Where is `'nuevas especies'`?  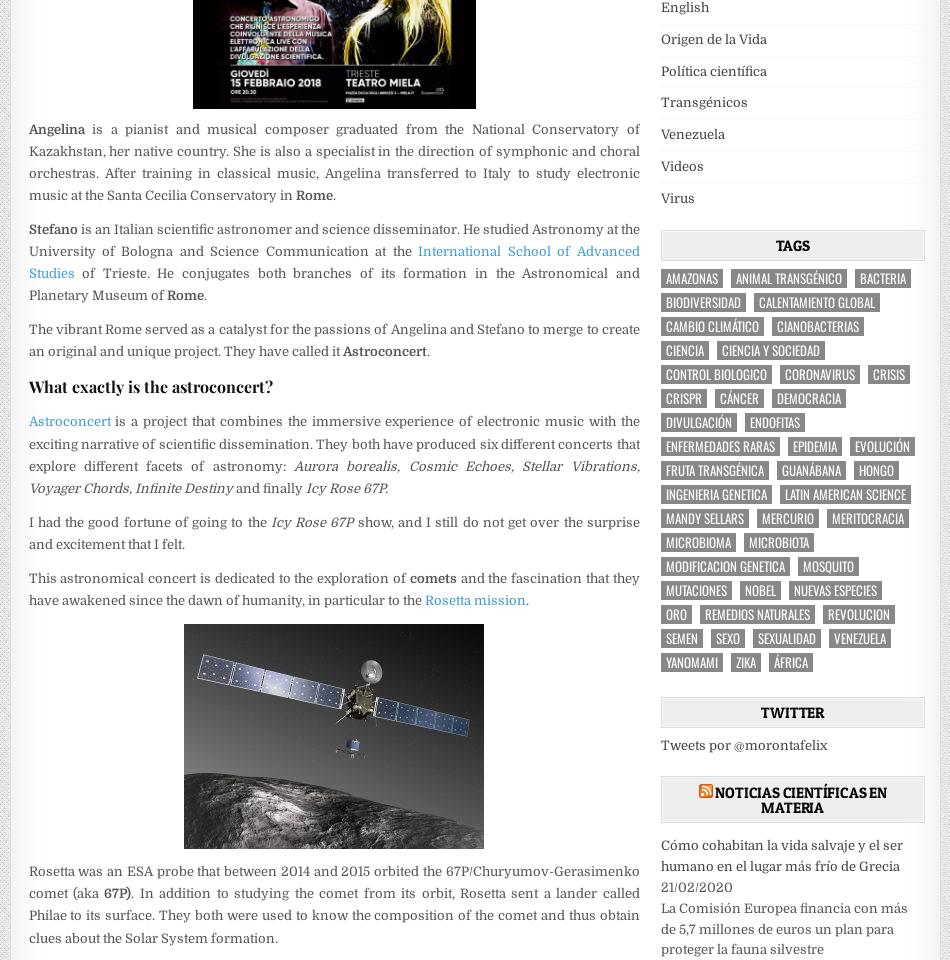 'nuevas especies' is located at coordinates (833, 588).